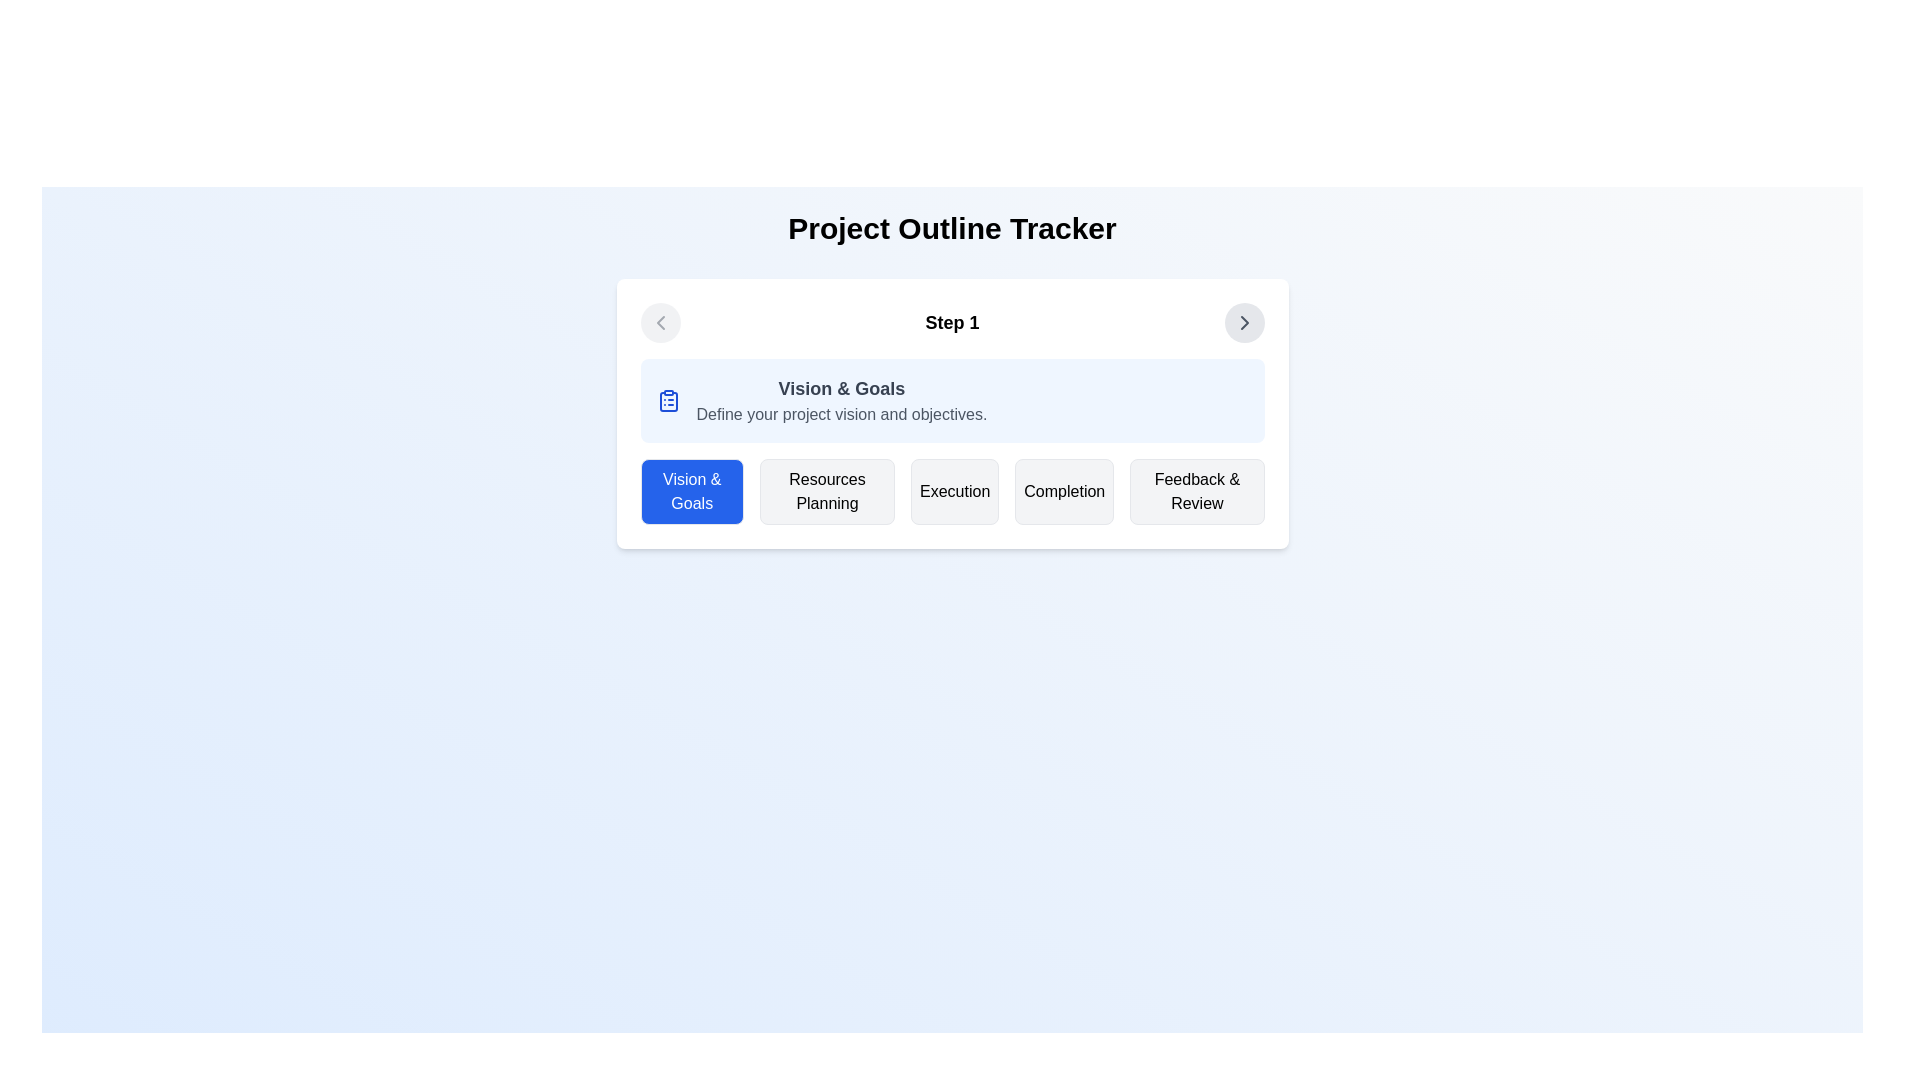 The width and height of the screenshot is (1920, 1080). What do you see at coordinates (660, 322) in the screenshot?
I see `the circular button with a light gray background and a left-pointing chevron icon` at bounding box center [660, 322].